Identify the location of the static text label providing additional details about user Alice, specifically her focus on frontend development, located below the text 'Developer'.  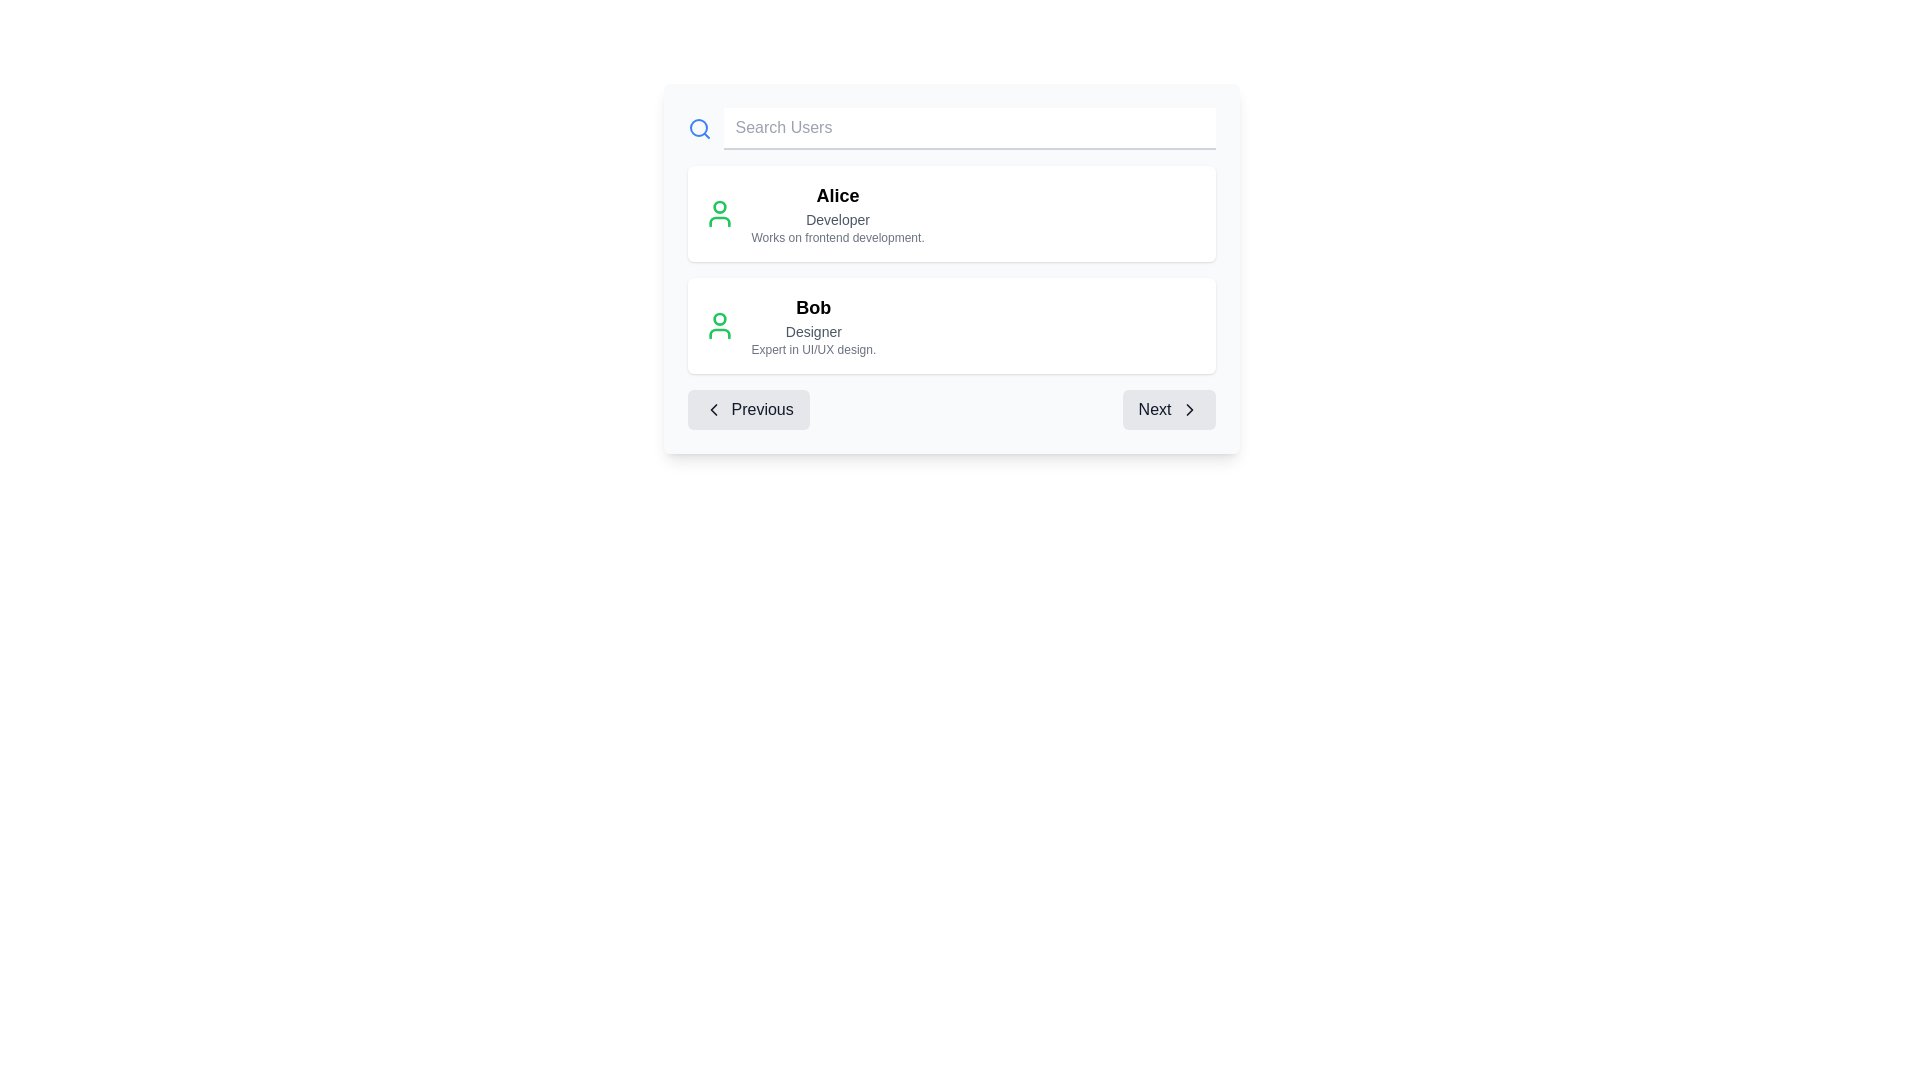
(838, 237).